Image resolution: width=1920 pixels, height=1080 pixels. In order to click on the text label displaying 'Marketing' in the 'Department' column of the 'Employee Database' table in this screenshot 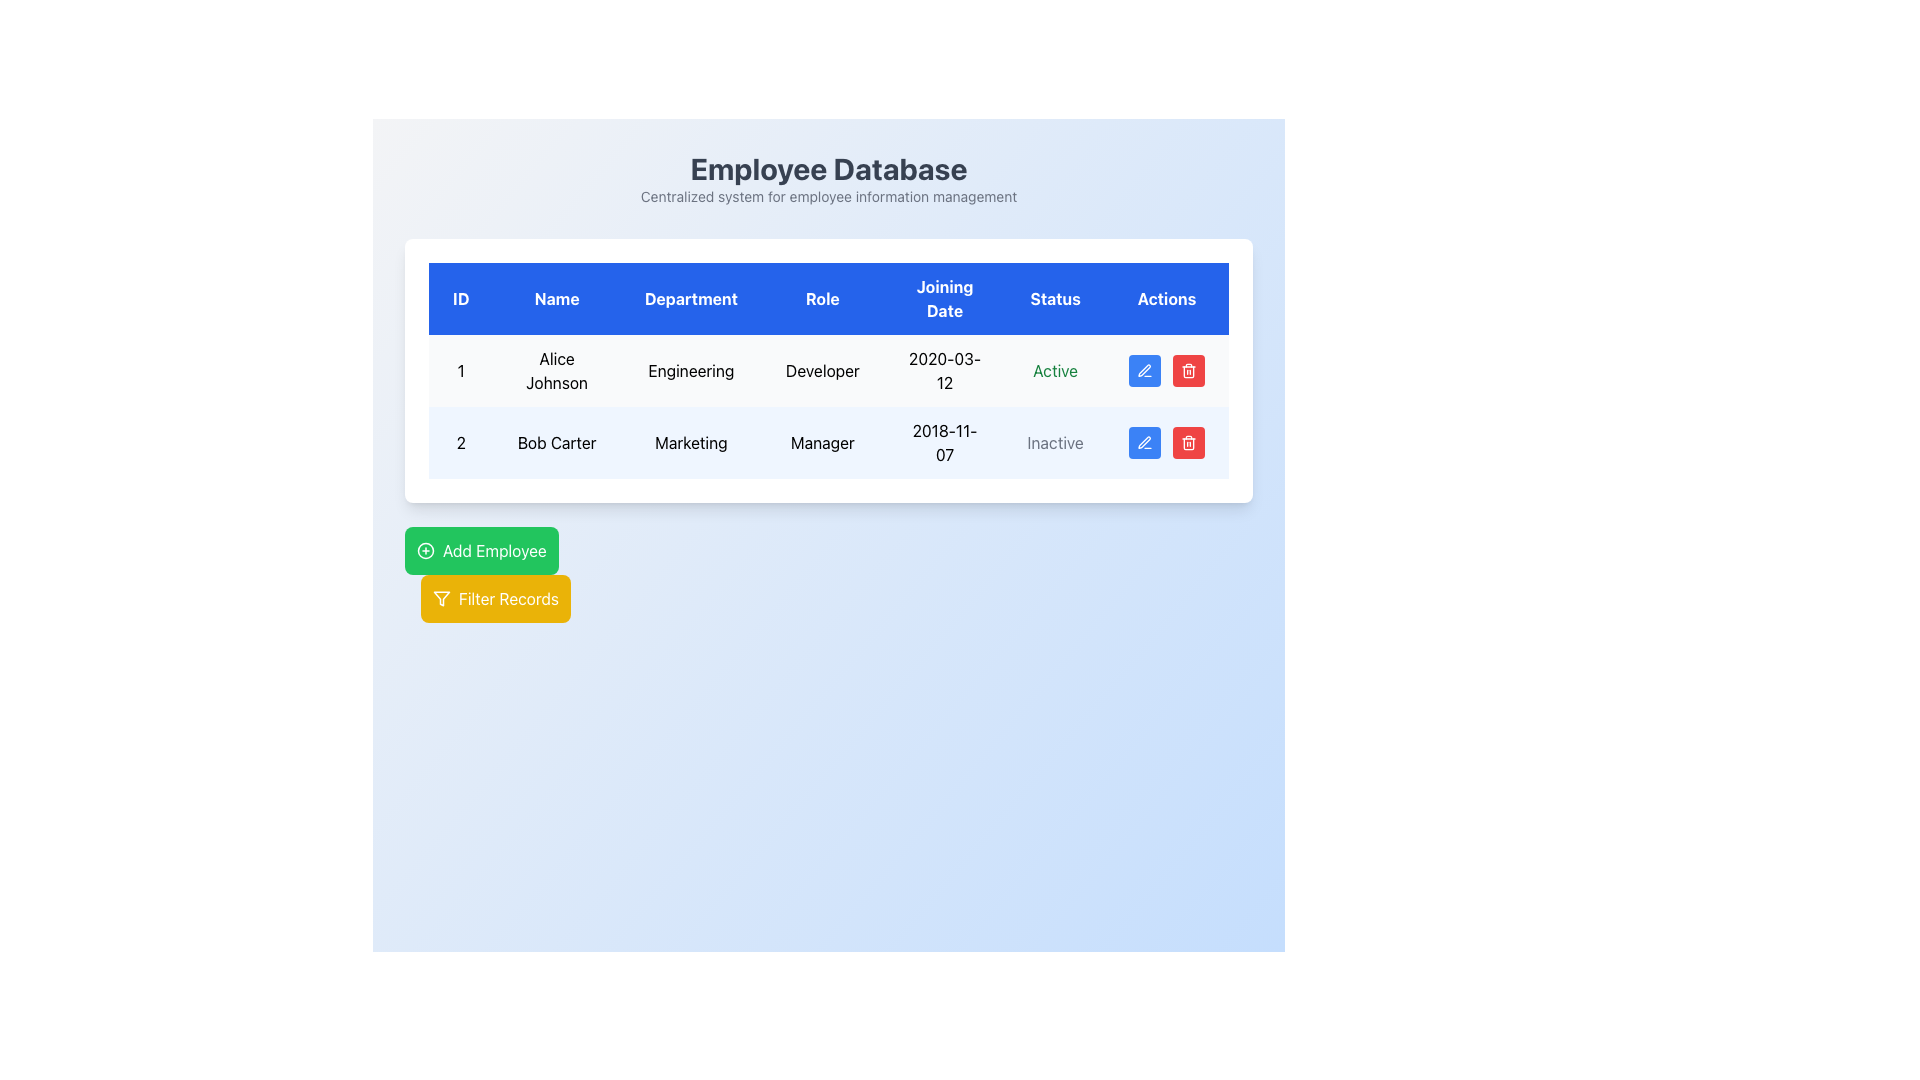, I will do `click(691, 442)`.